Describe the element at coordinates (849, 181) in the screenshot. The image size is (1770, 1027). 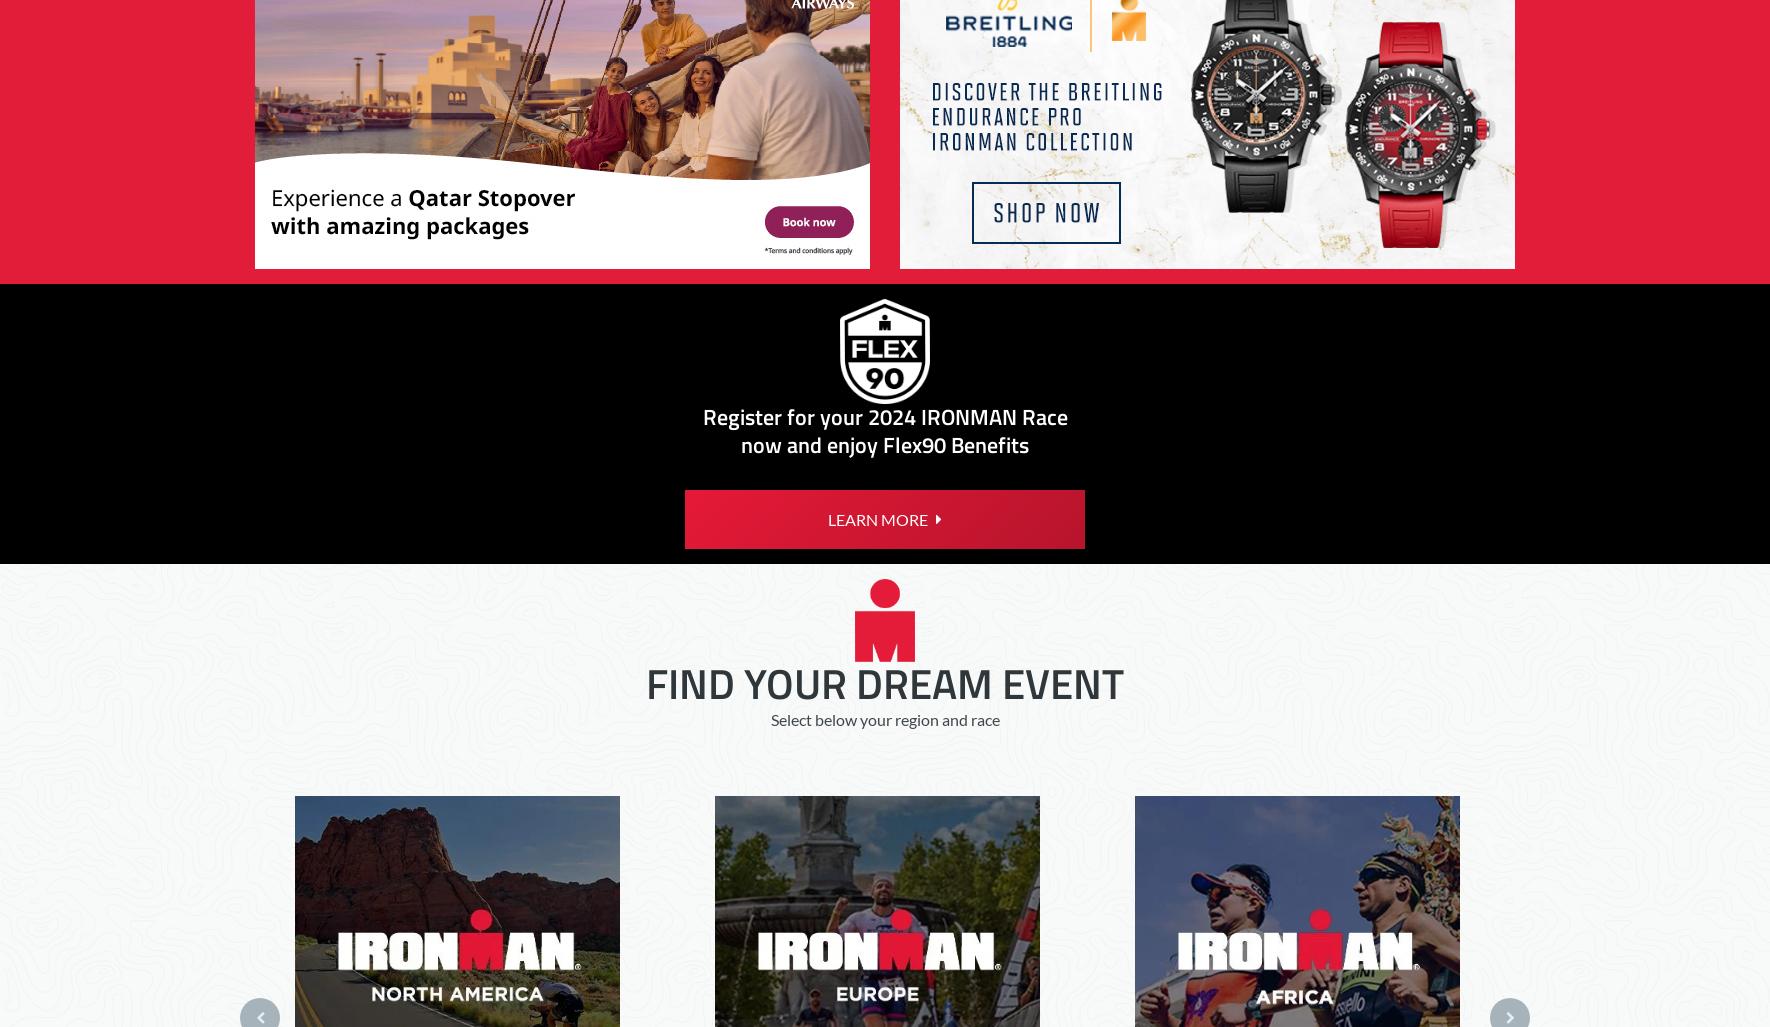
I see `'(SRM) software, but is owned by and subject to the IRONMAN privacy policy.'` at that location.